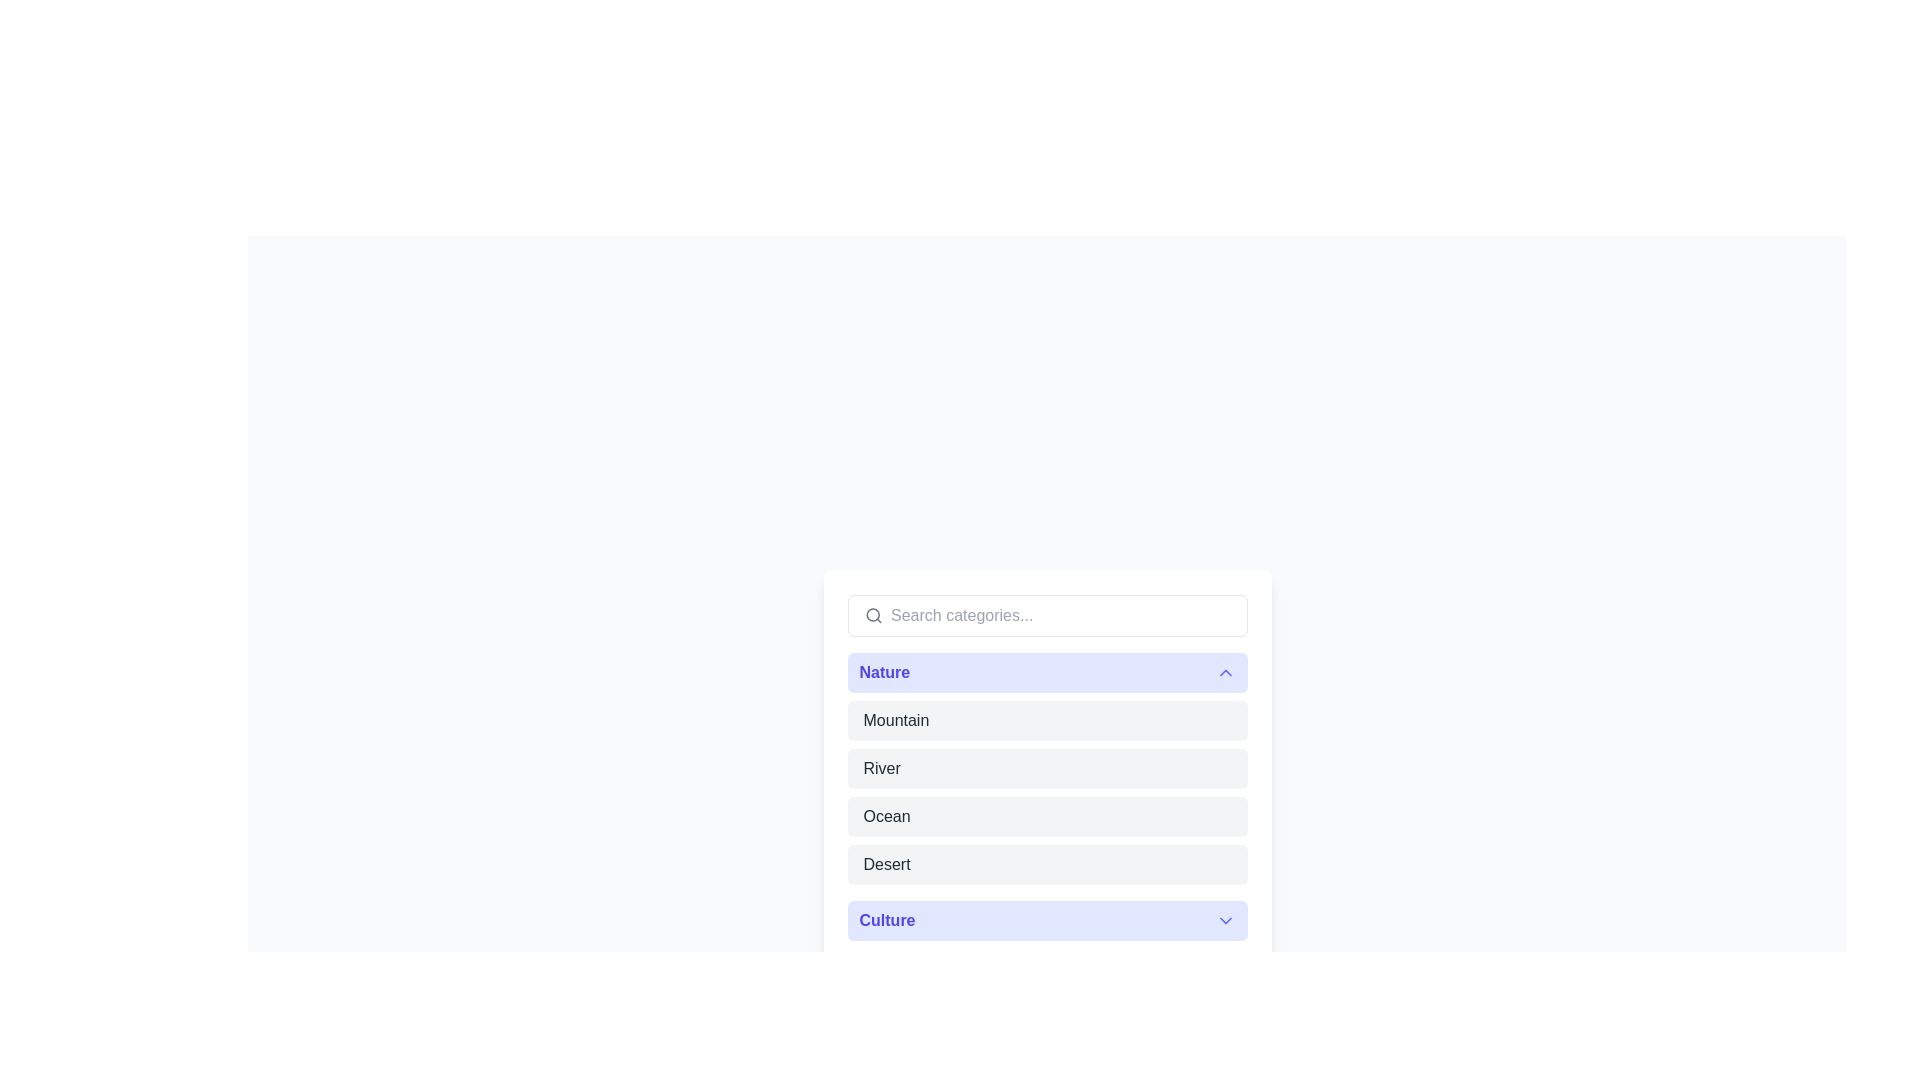 The image size is (1920, 1080). I want to click on the 'Desert' option entry, which is the fourth item in the list under the 'Nature' category, so click(1046, 863).